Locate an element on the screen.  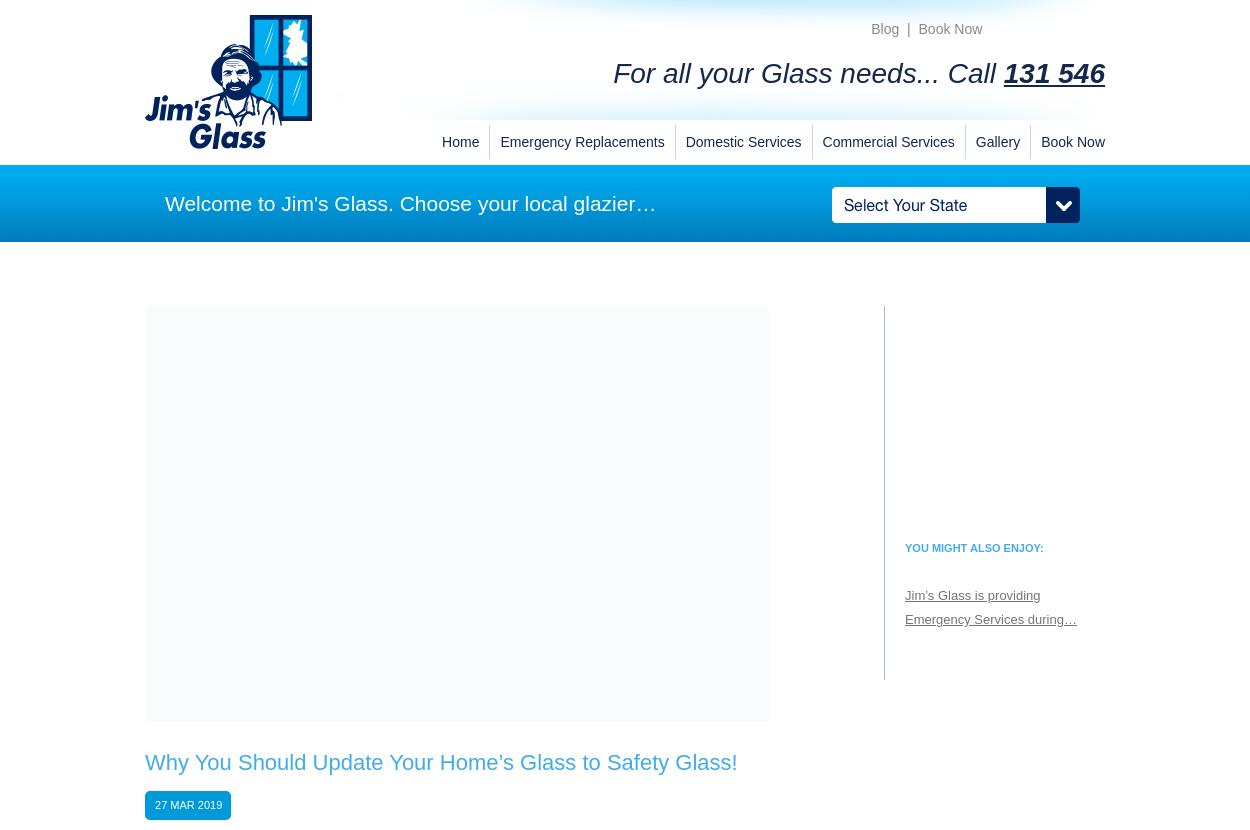
'For all your Glass needs... Call' is located at coordinates (808, 72).